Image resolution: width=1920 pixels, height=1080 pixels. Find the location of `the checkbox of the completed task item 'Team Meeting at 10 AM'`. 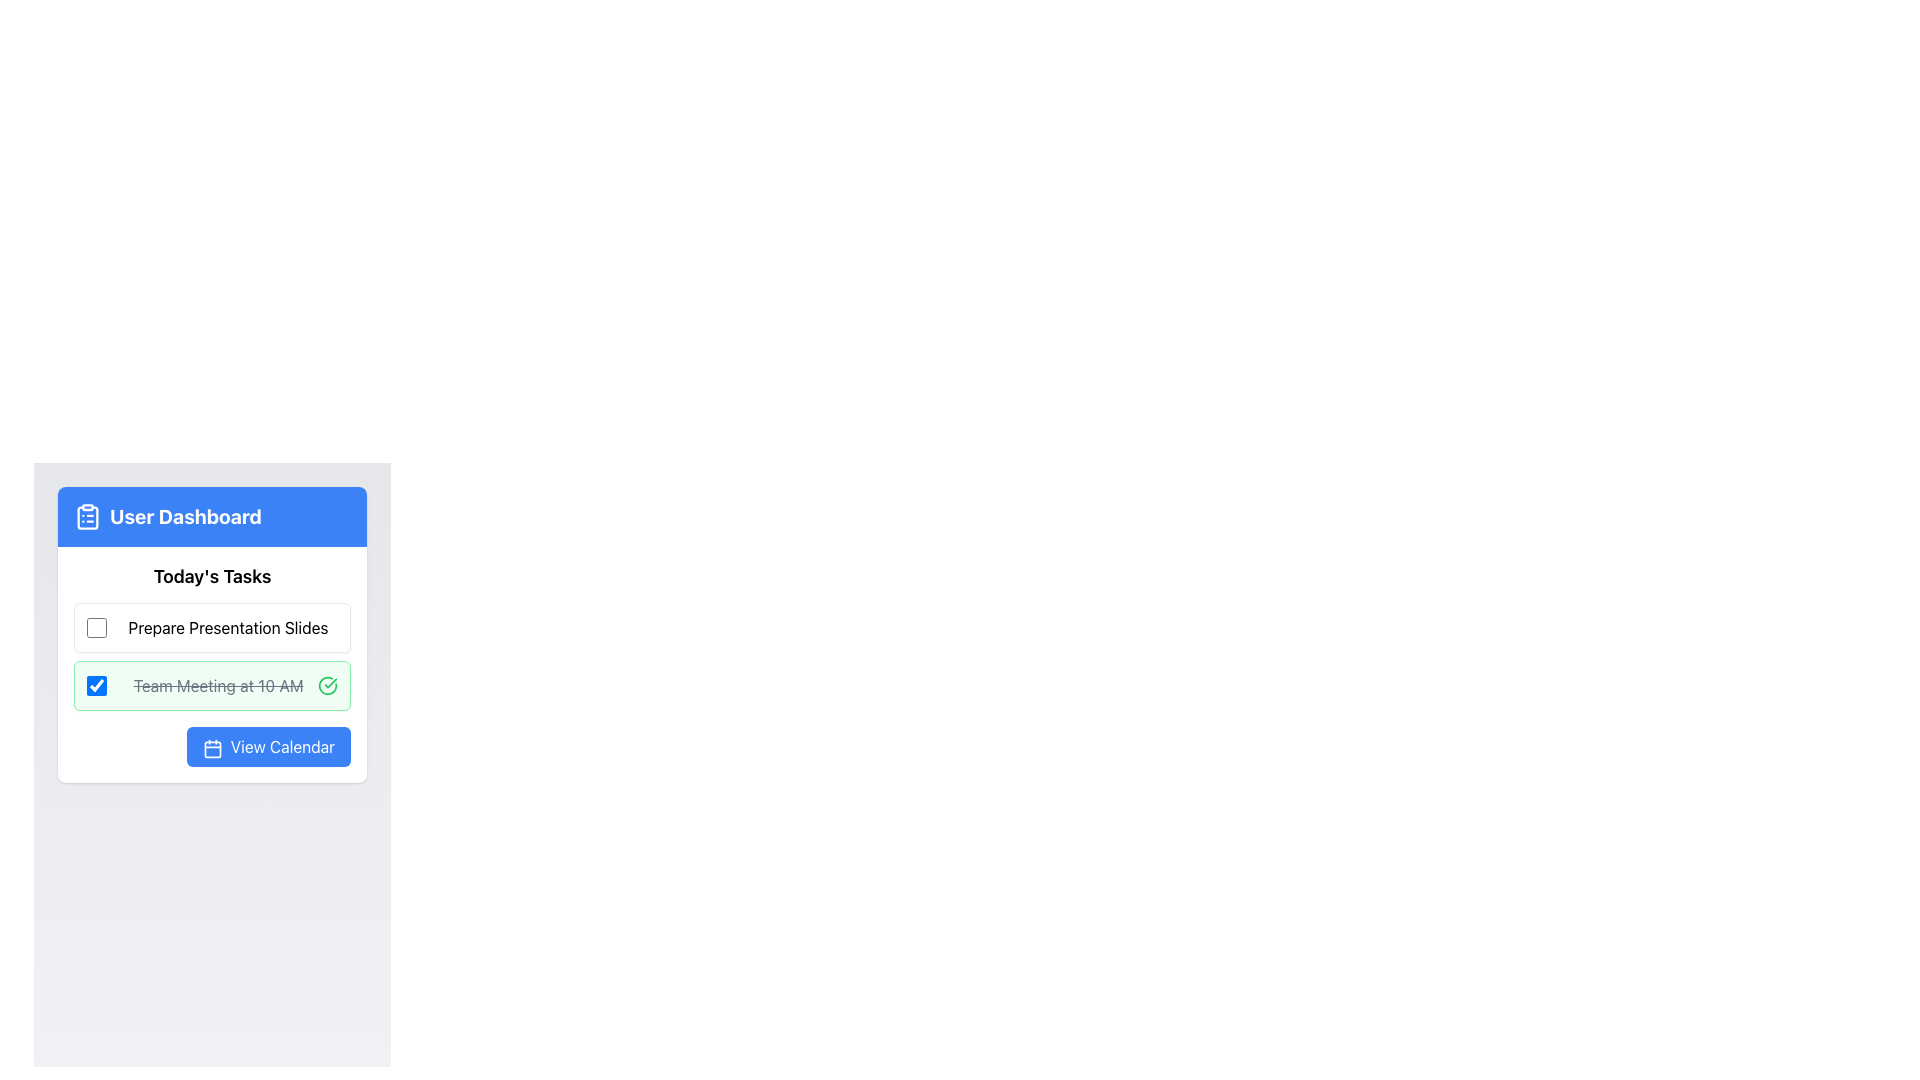

the checkbox of the completed task item 'Team Meeting at 10 AM' is located at coordinates (212, 685).